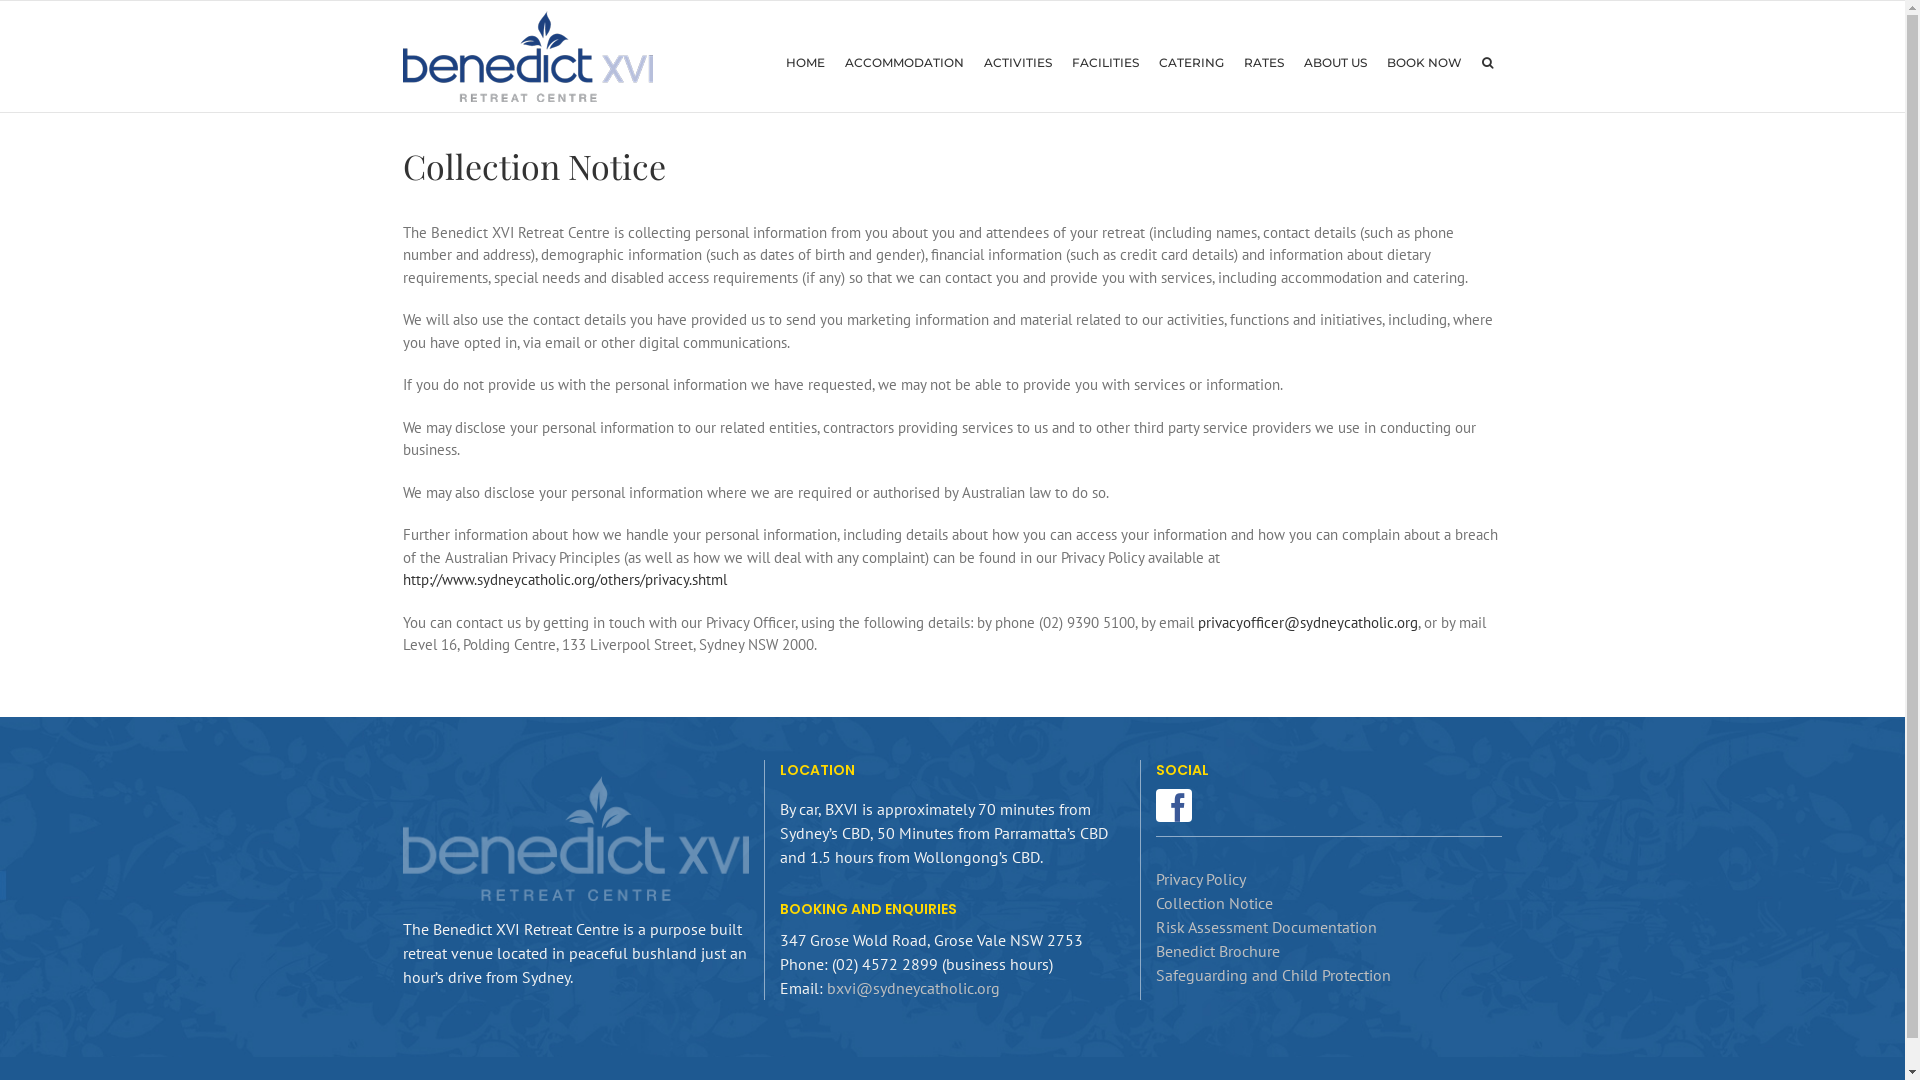  Describe the element at coordinates (1156, 974) in the screenshot. I see `'Safeguarding and Child Protection'` at that location.